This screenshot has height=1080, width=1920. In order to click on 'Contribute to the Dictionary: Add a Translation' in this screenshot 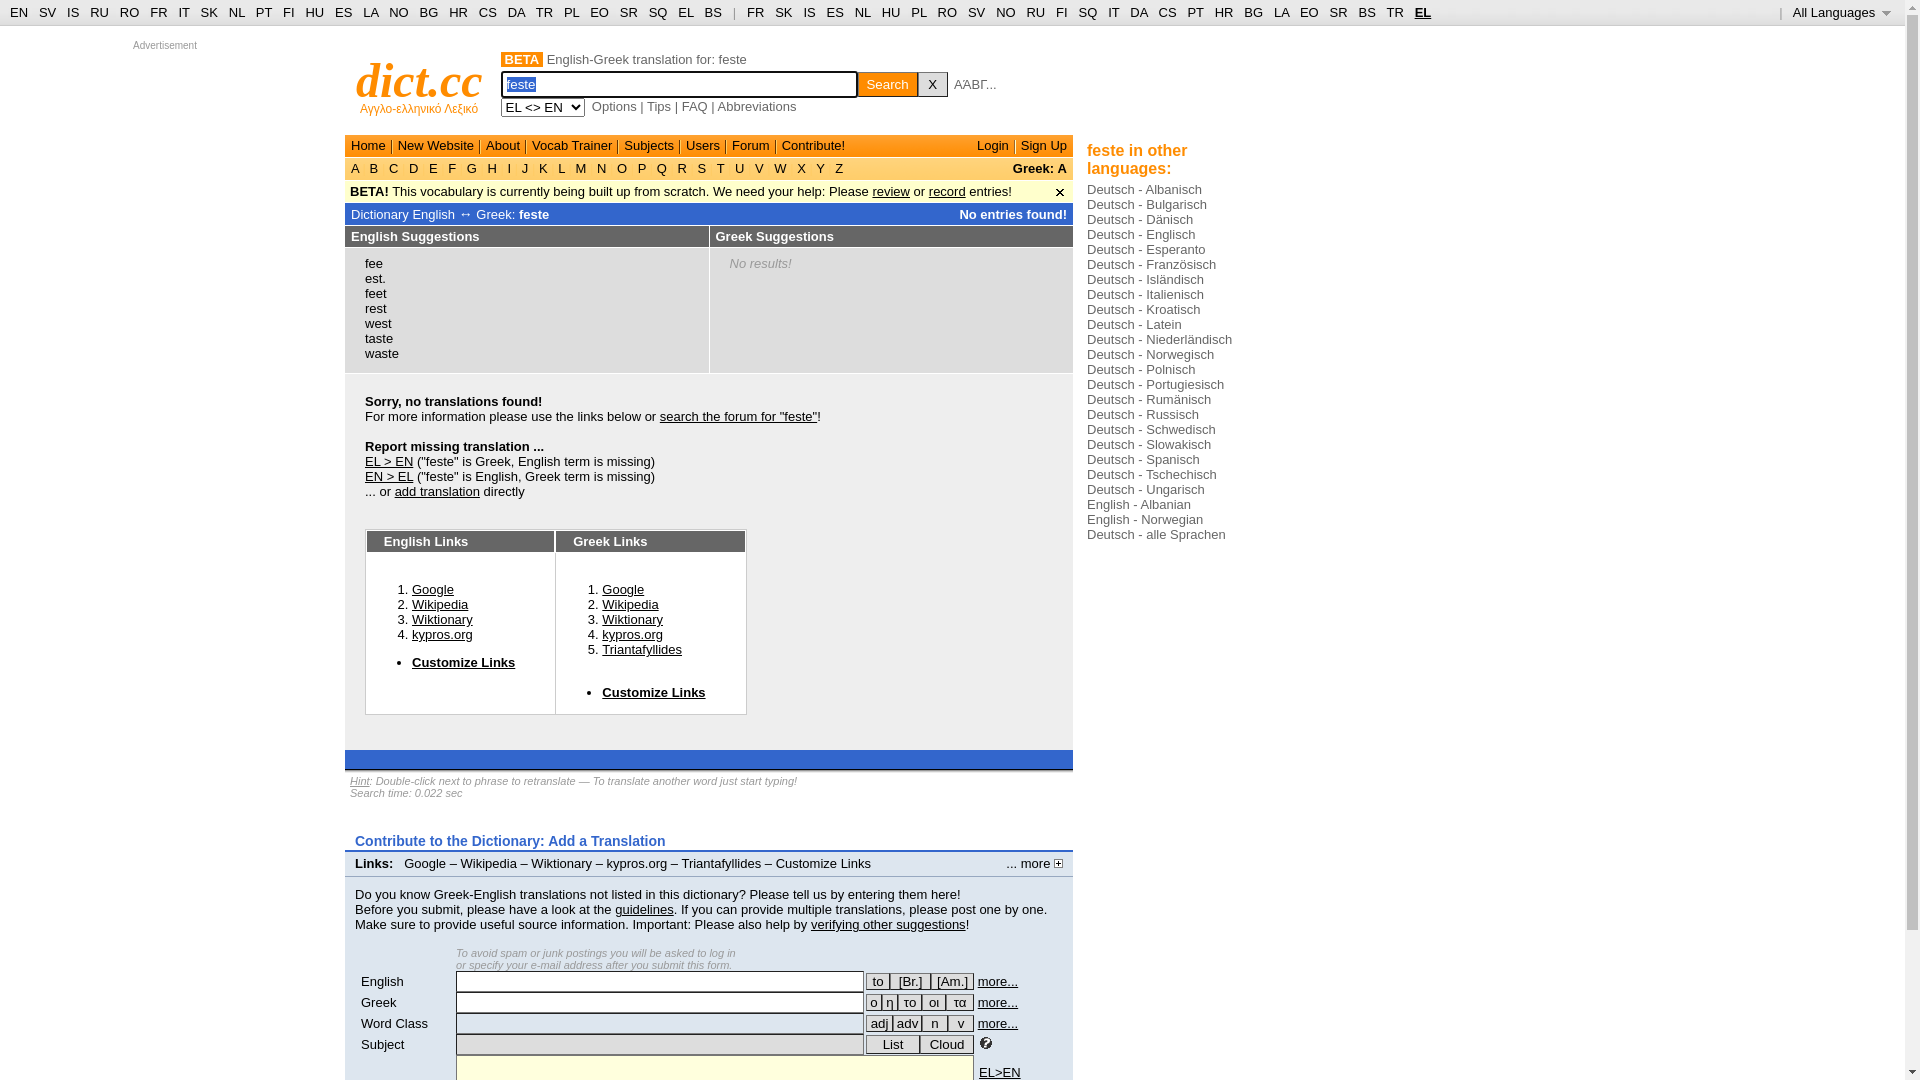, I will do `click(510, 840)`.